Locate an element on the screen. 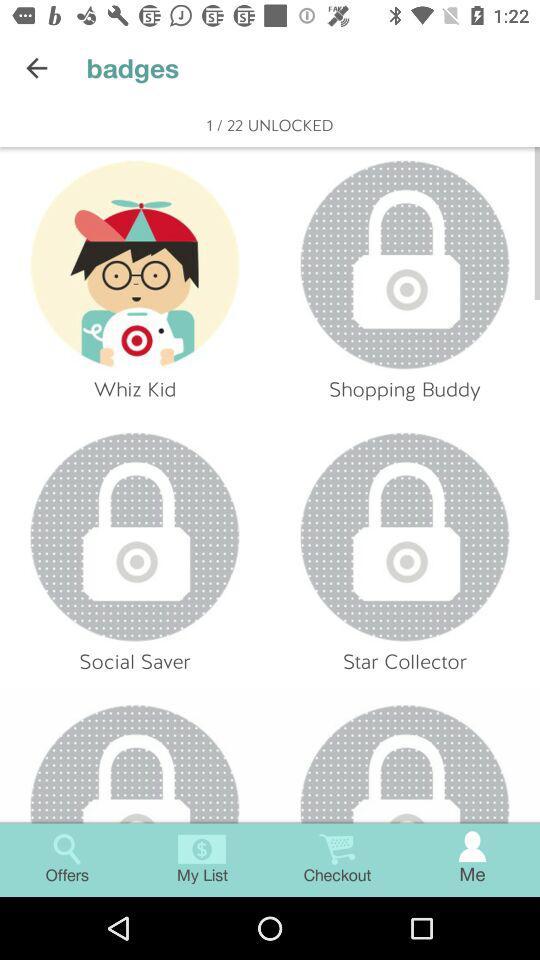 The image size is (540, 960). icon next to badges is located at coordinates (36, 68).